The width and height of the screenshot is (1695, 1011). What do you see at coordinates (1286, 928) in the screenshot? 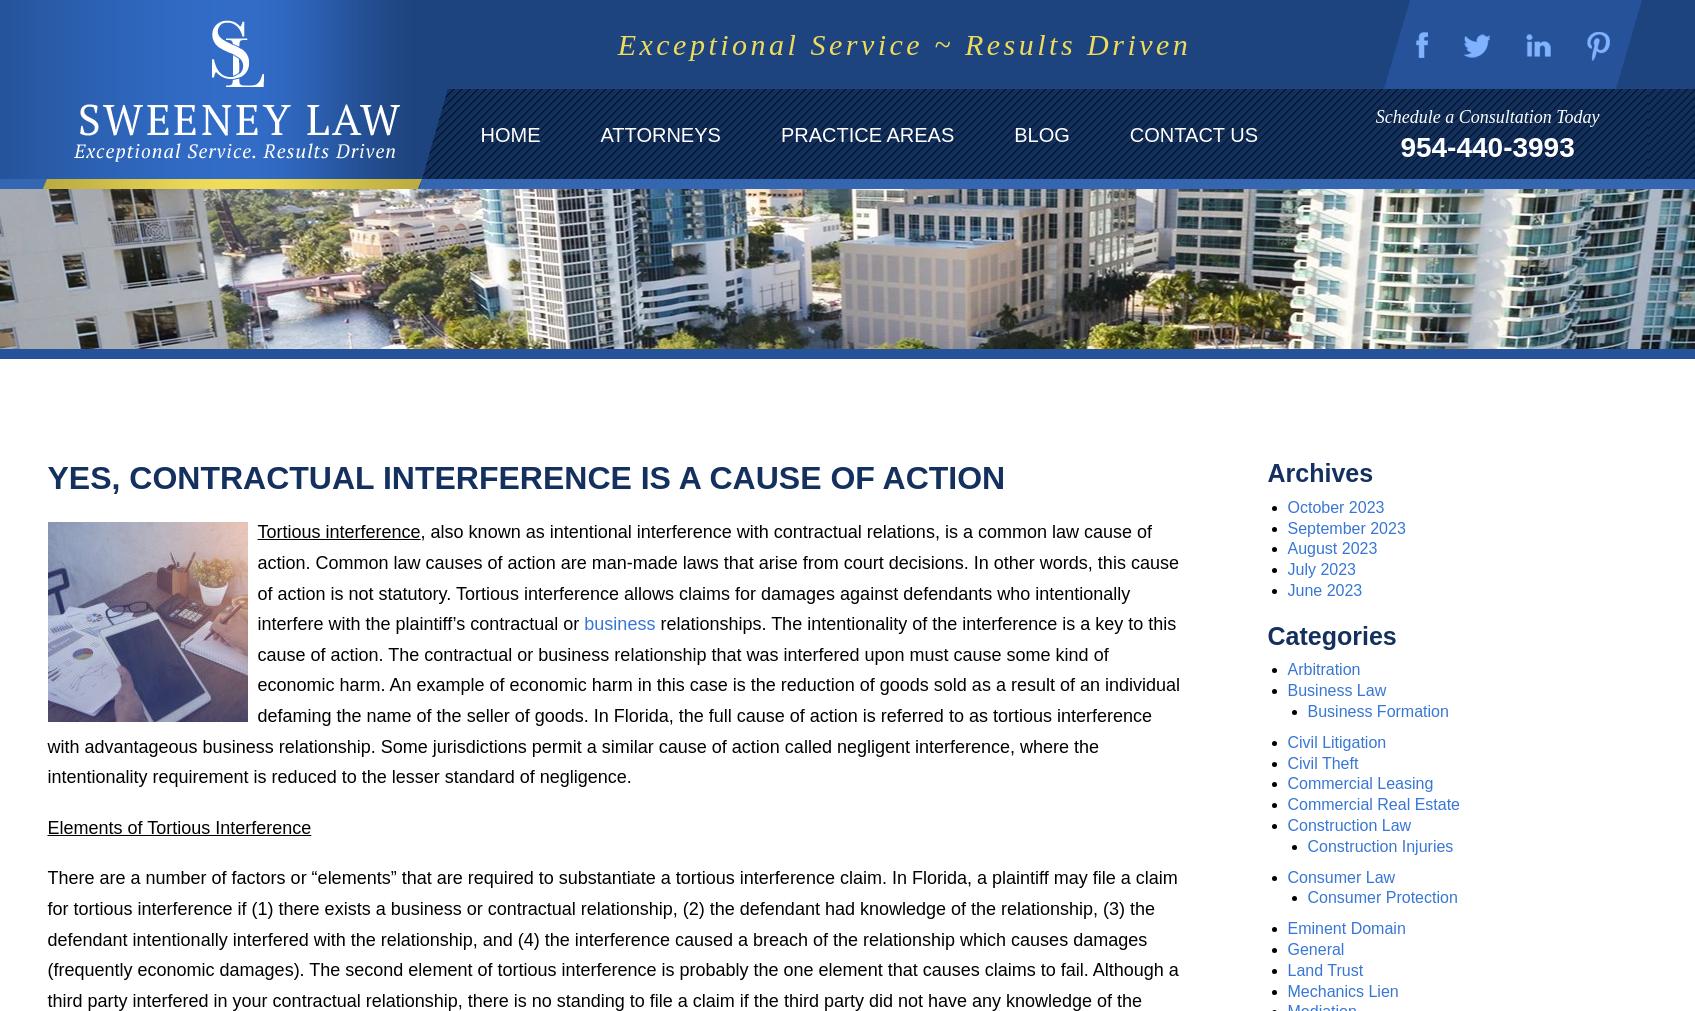
I see `'Eminent Domain'` at bounding box center [1286, 928].